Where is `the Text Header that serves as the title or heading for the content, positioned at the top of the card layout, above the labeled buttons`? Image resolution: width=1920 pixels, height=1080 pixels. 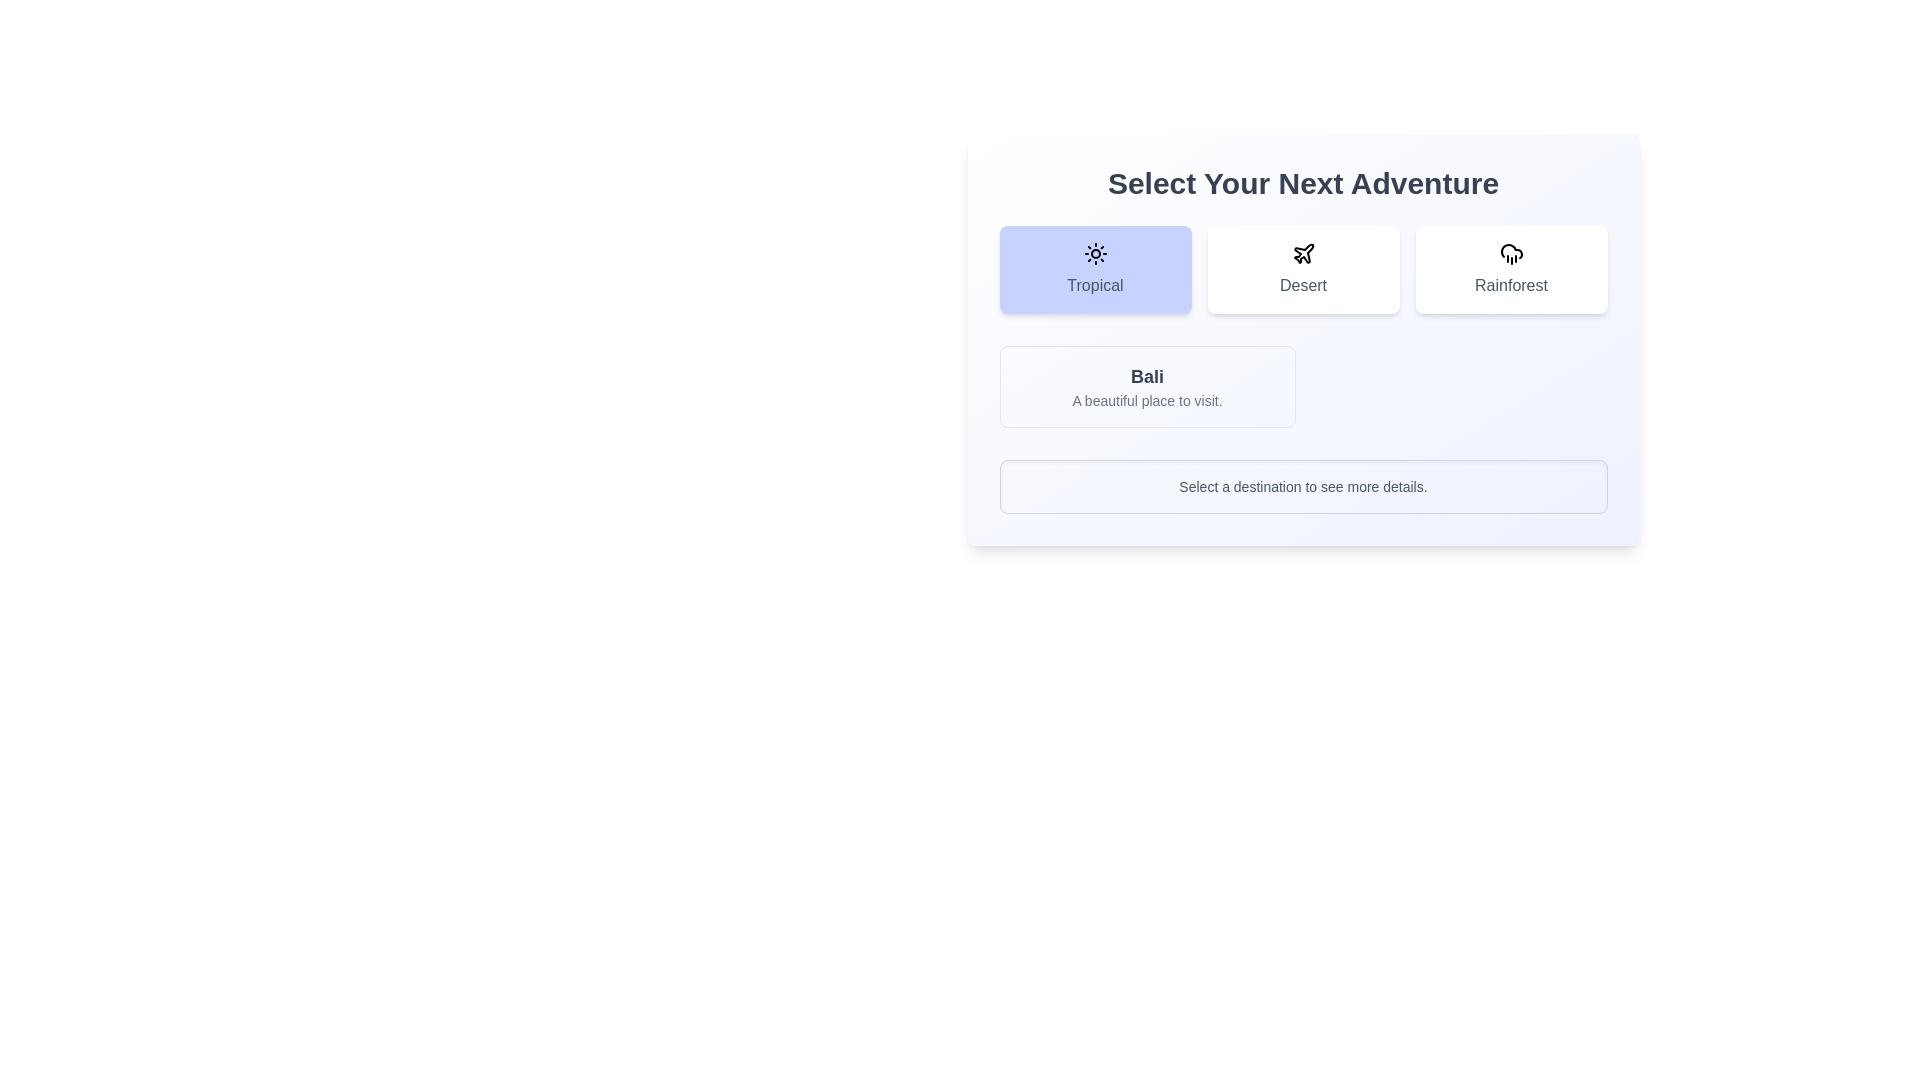
the Text Header that serves as the title or heading for the content, positioned at the top of the card layout, above the labeled buttons is located at coordinates (1303, 184).